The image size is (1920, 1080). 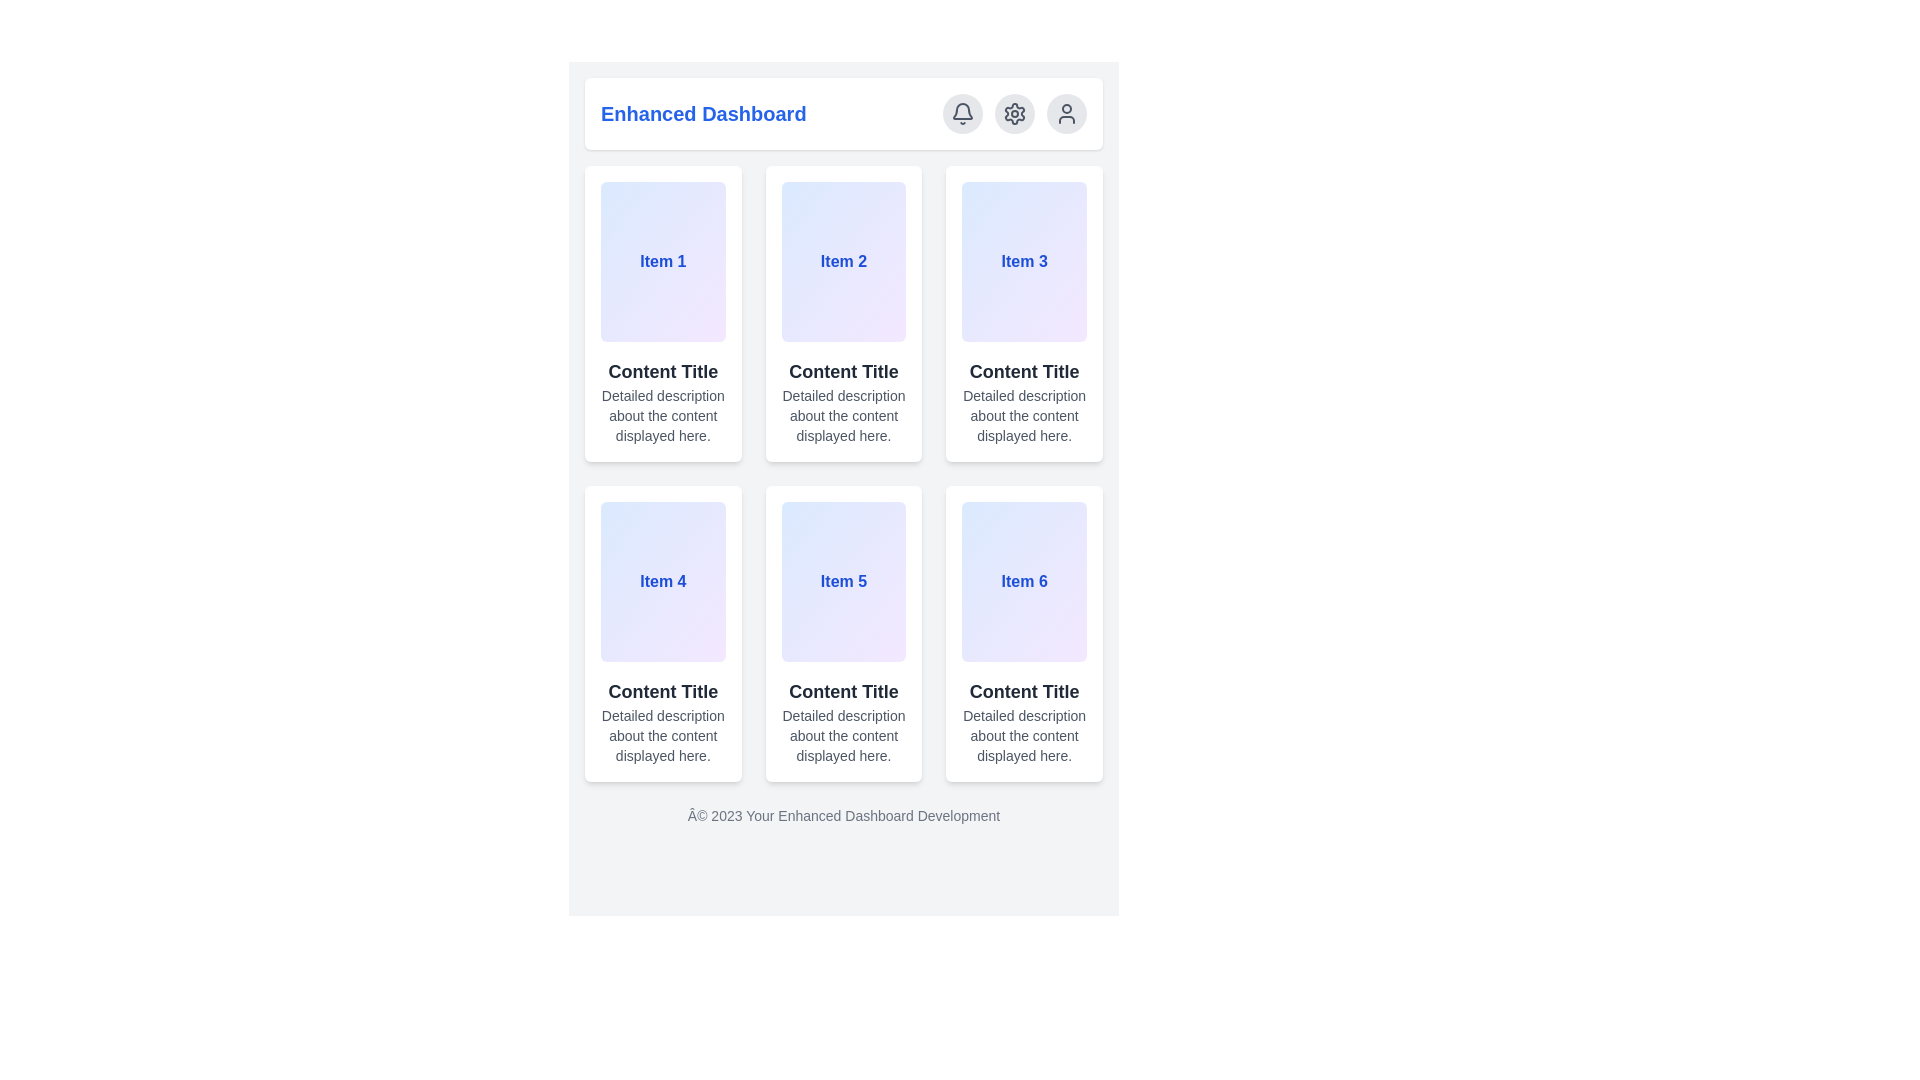 What do you see at coordinates (1024, 582) in the screenshot?
I see `the informational Text label located in the lower-right card of a 3x2 grid layout, which serves as the title or identifier for its card` at bounding box center [1024, 582].